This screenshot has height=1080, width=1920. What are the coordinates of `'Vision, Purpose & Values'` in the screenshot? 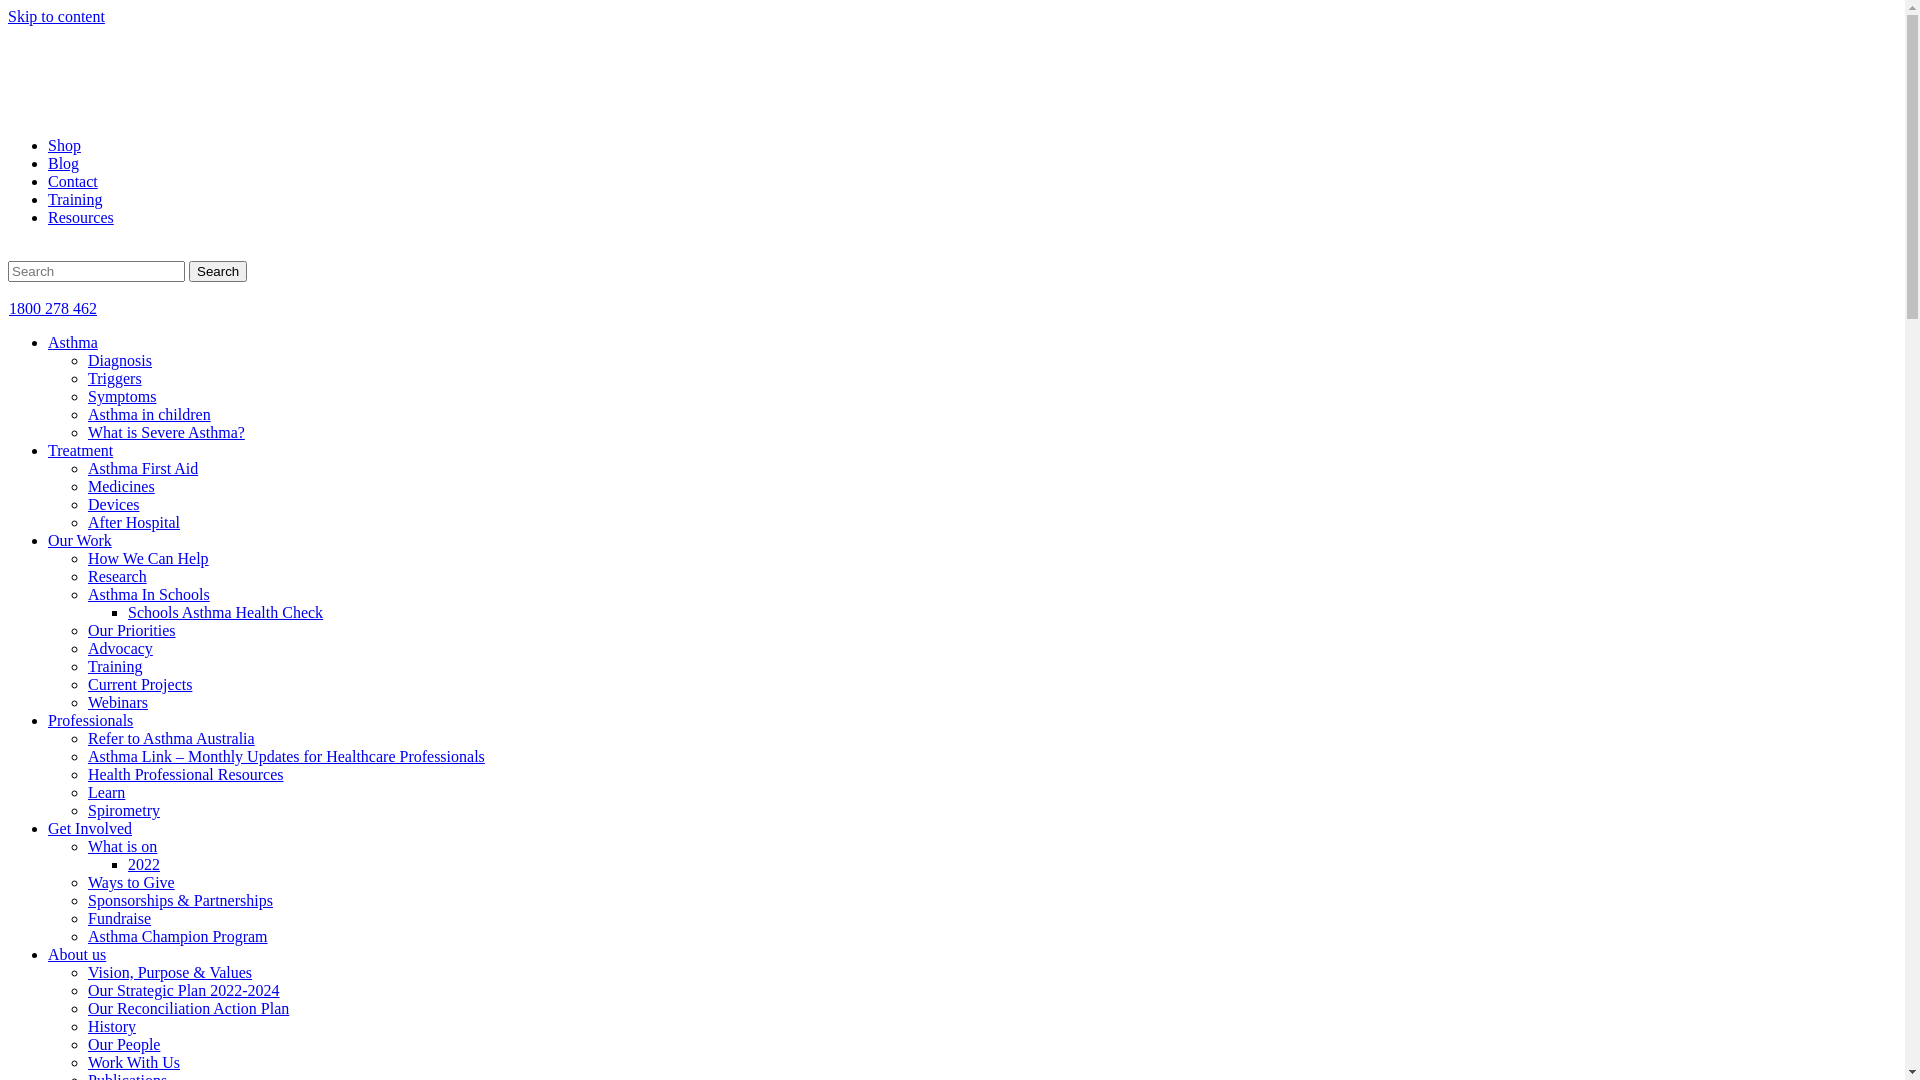 It's located at (169, 971).